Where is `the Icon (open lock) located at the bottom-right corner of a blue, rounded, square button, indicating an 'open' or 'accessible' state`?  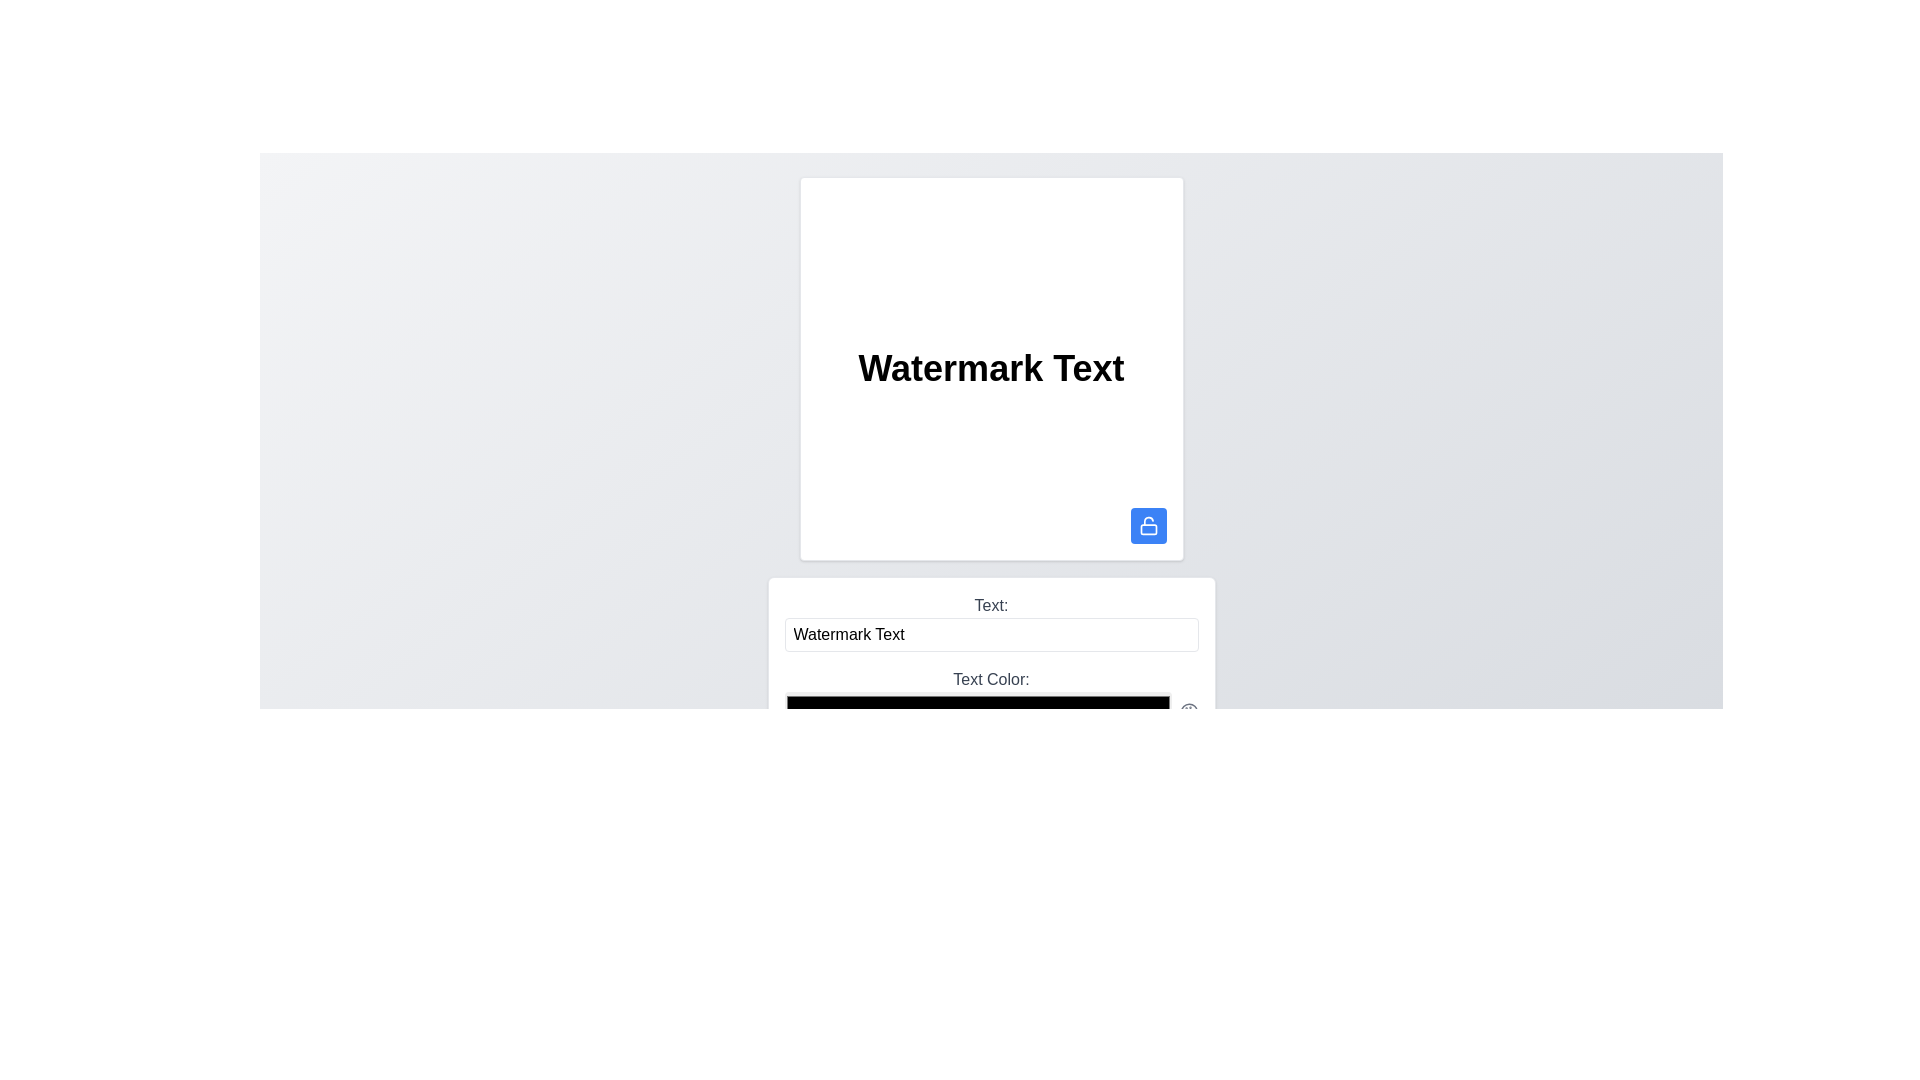 the Icon (open lock) located at the bottom-right corner of a blue, rounded, square button, indicating an 'open' or 'accessible' state is located at coordinates (1148, 524).